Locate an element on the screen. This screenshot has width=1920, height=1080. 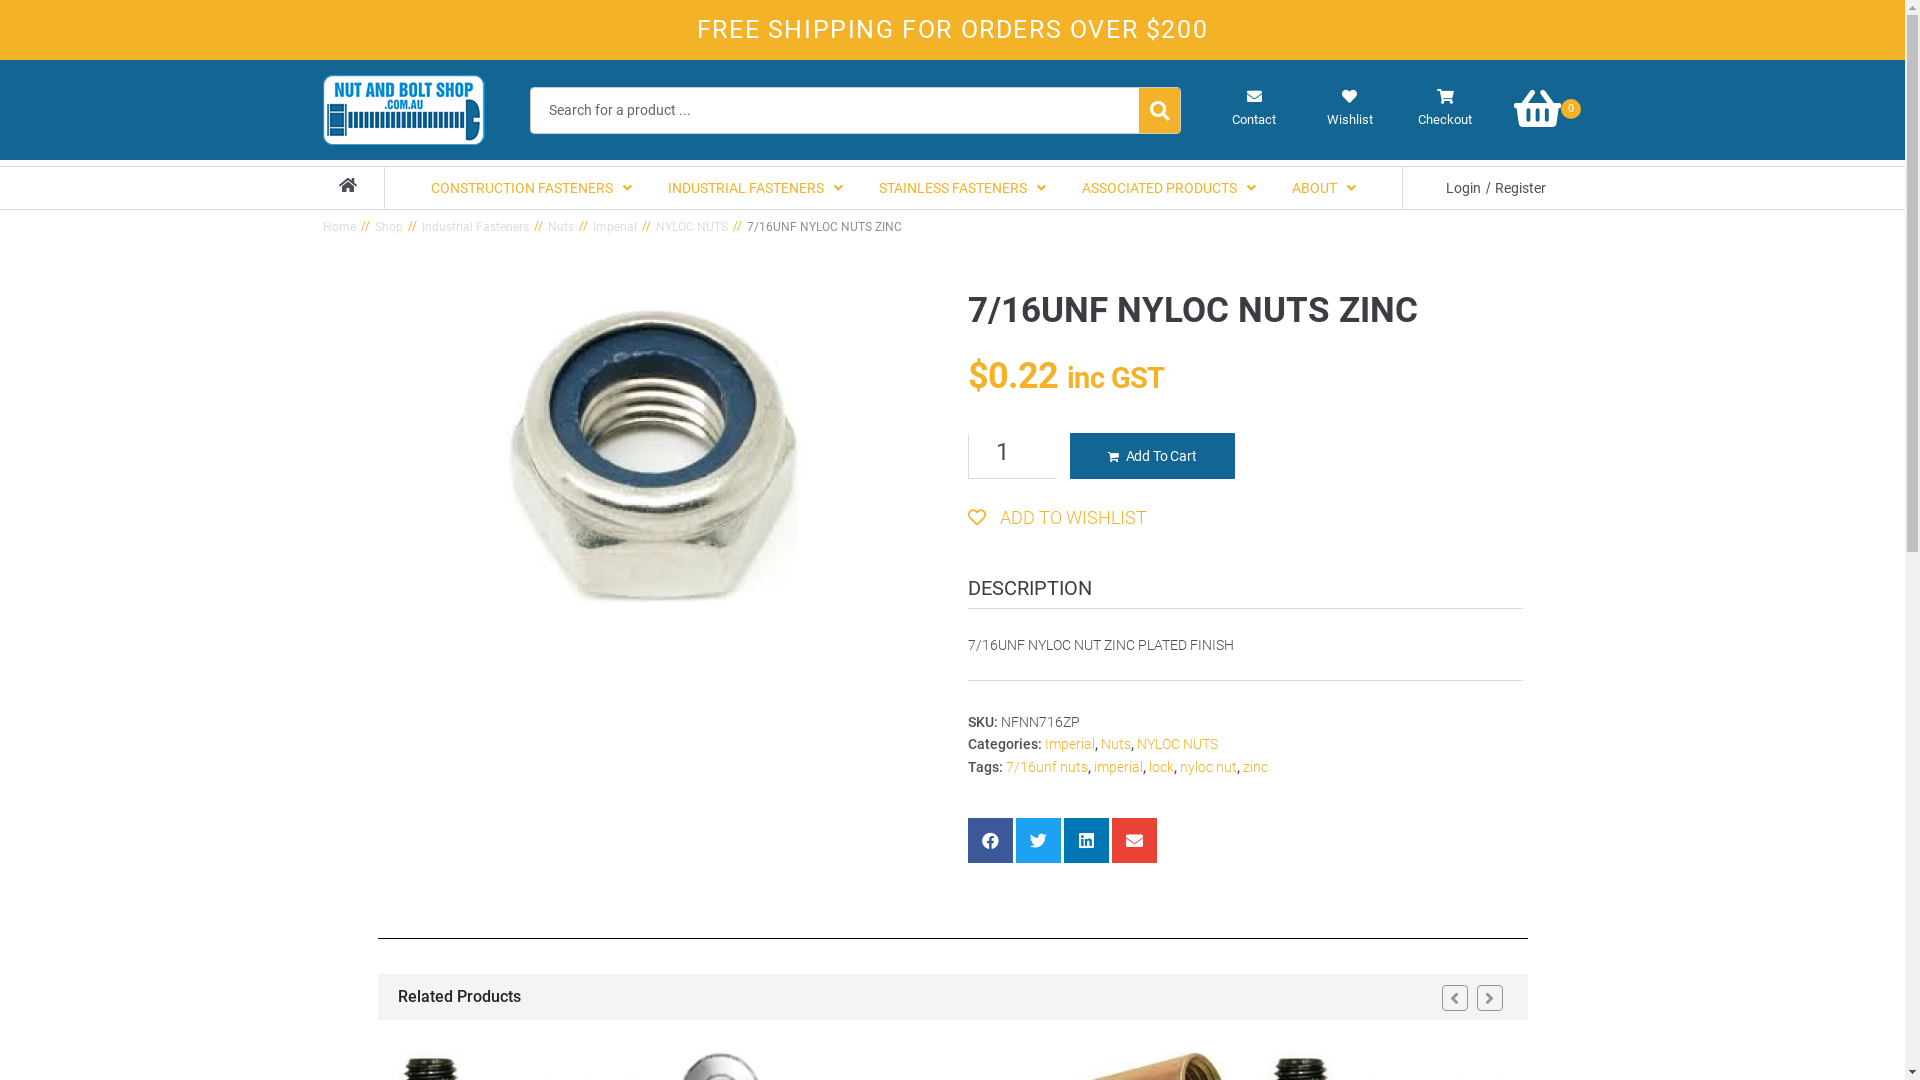
'NYLOC NUTS' is located at coordinates (691, 226).